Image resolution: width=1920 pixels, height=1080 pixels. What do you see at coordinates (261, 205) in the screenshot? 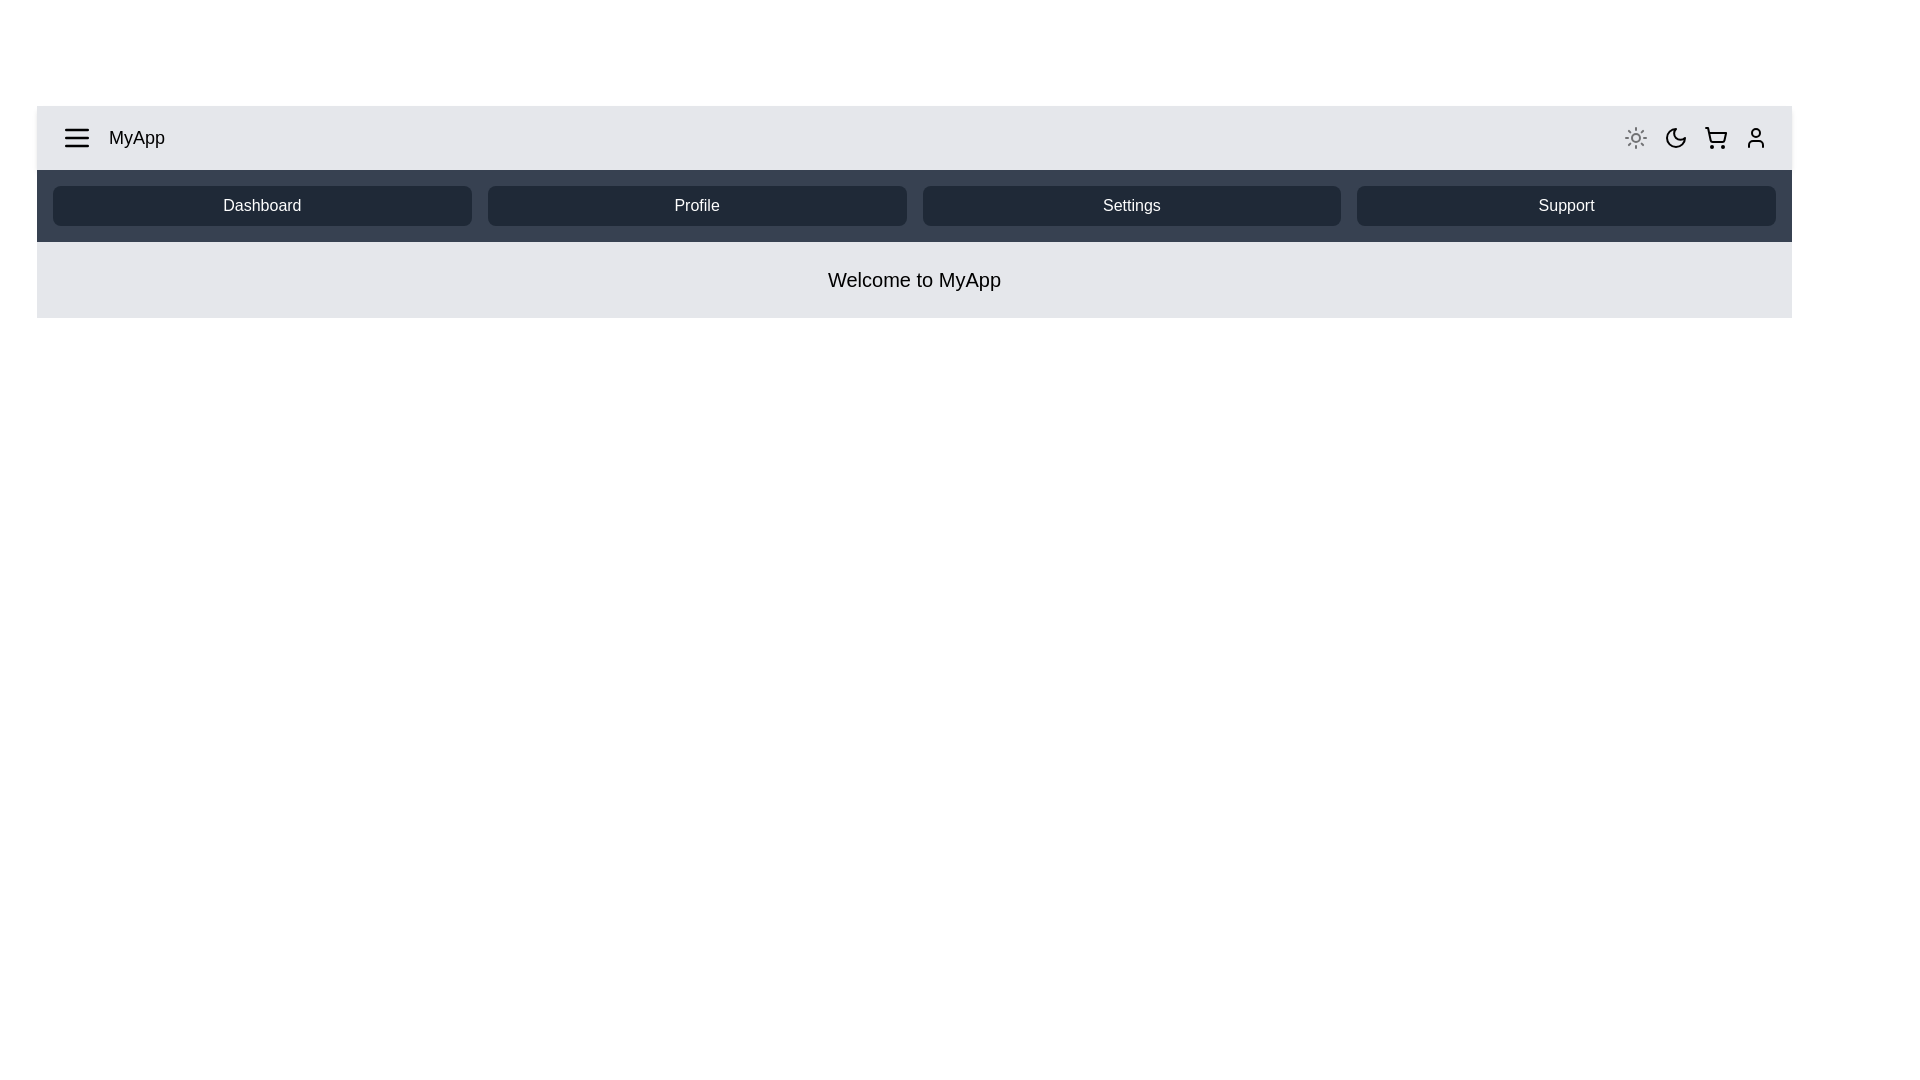
I see `the Dashboard button in the navigation bar` at bounding box center [261, 205].